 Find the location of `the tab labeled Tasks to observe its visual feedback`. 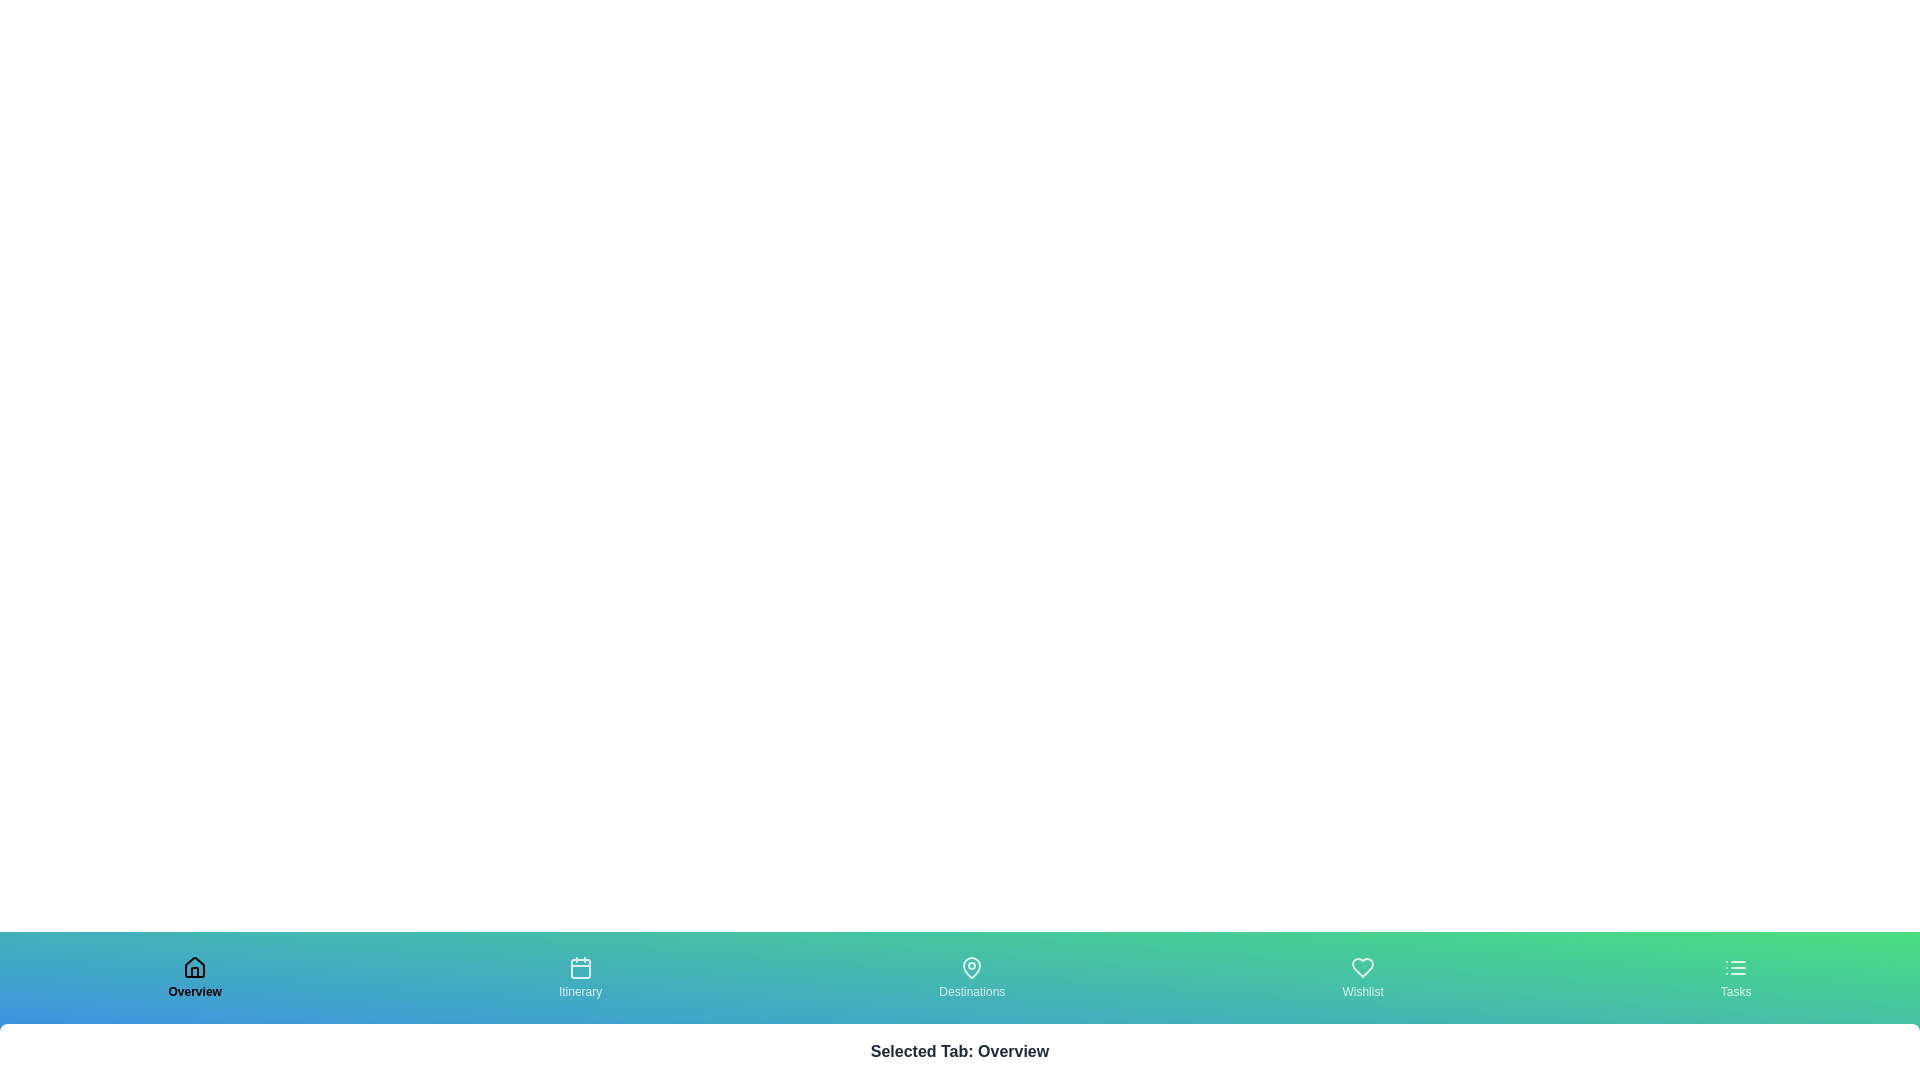

the tab labeled Tasks to observe its visual feedback is located at coordinates (1735, 977).